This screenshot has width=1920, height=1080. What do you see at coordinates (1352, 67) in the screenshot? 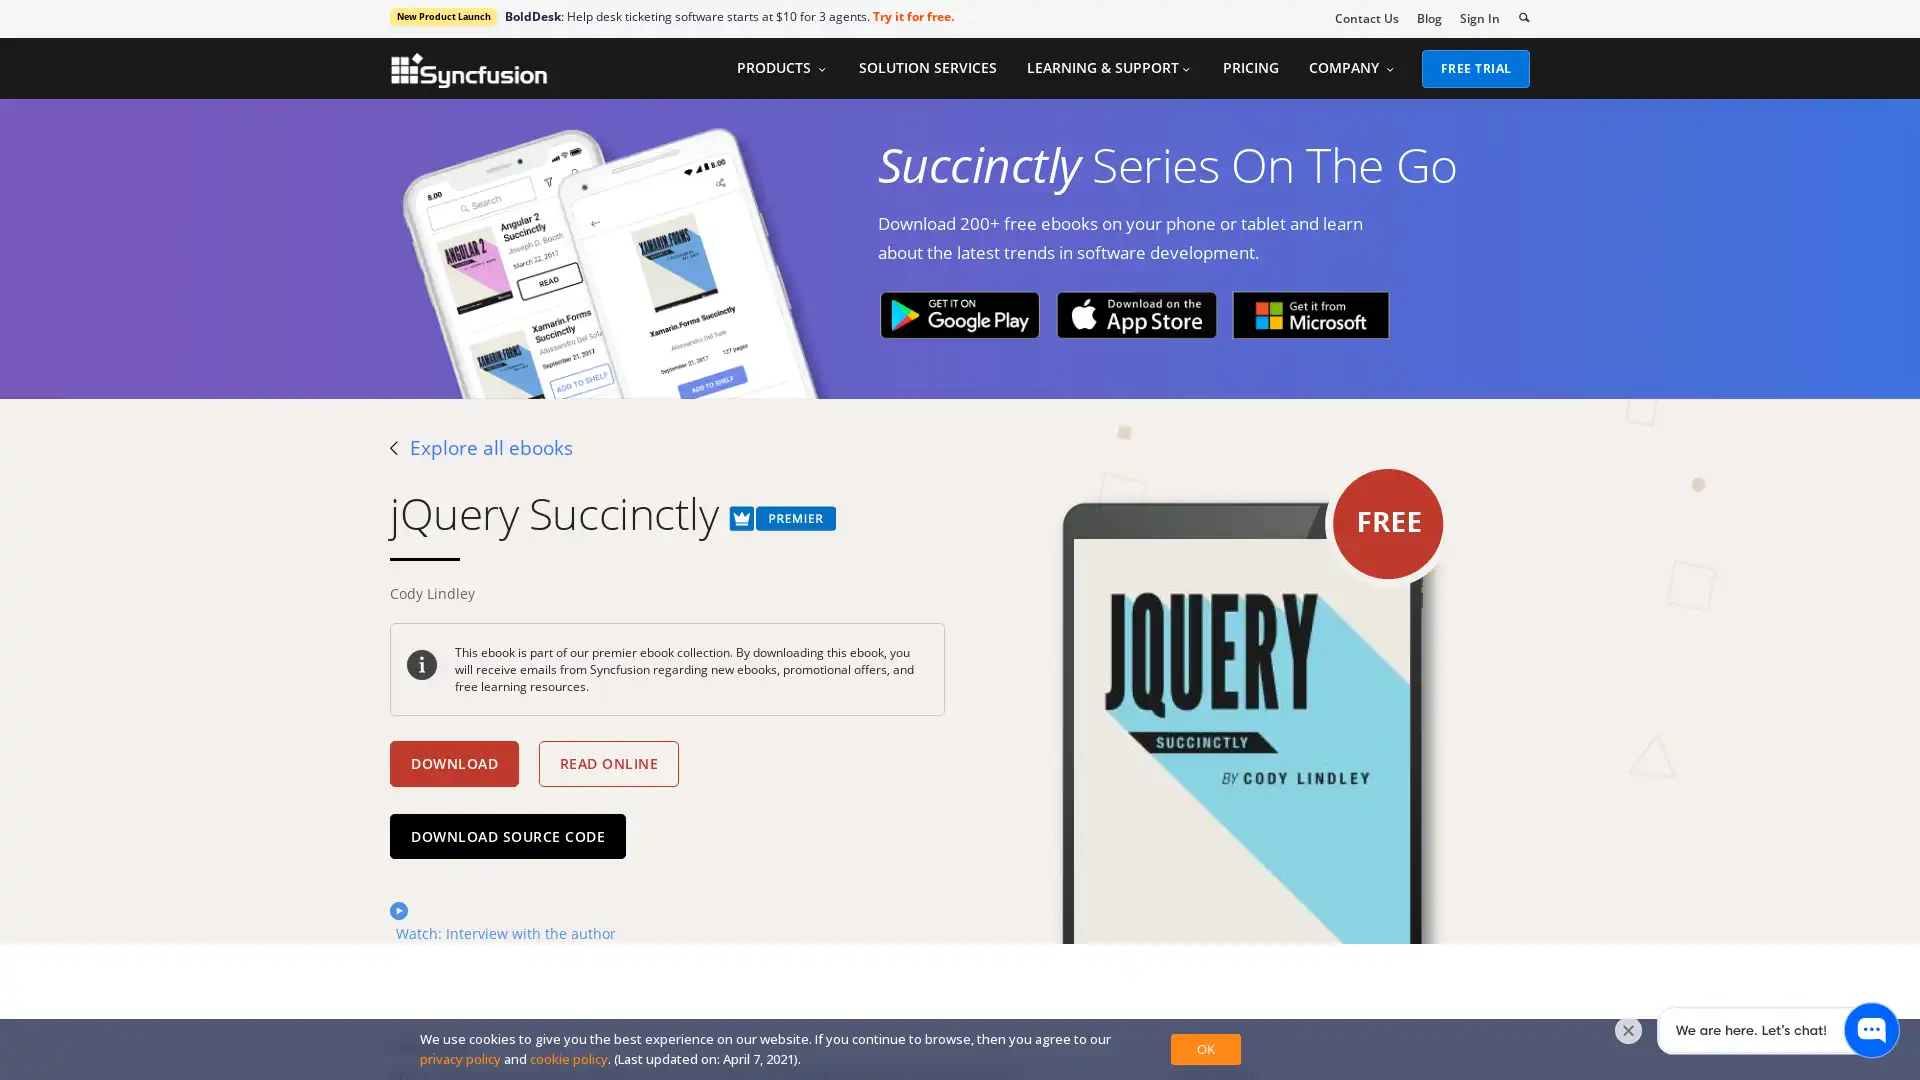
I see `COMPANY` at bounding box center [1352, 67].